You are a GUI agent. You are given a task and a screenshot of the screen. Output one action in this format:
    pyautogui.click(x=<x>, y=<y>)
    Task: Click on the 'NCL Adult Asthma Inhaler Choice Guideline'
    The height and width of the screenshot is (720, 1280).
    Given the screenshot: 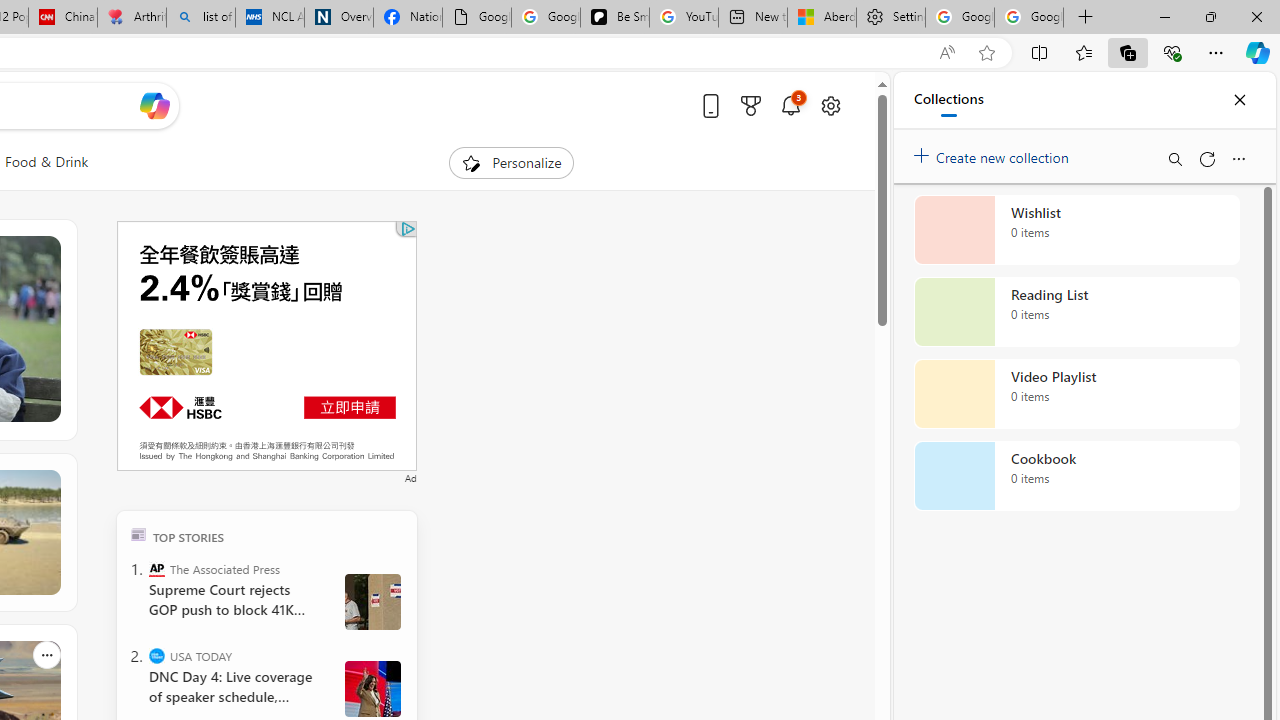 What is the action you would take?
    pyautogui.click(x=269, y=17)
    